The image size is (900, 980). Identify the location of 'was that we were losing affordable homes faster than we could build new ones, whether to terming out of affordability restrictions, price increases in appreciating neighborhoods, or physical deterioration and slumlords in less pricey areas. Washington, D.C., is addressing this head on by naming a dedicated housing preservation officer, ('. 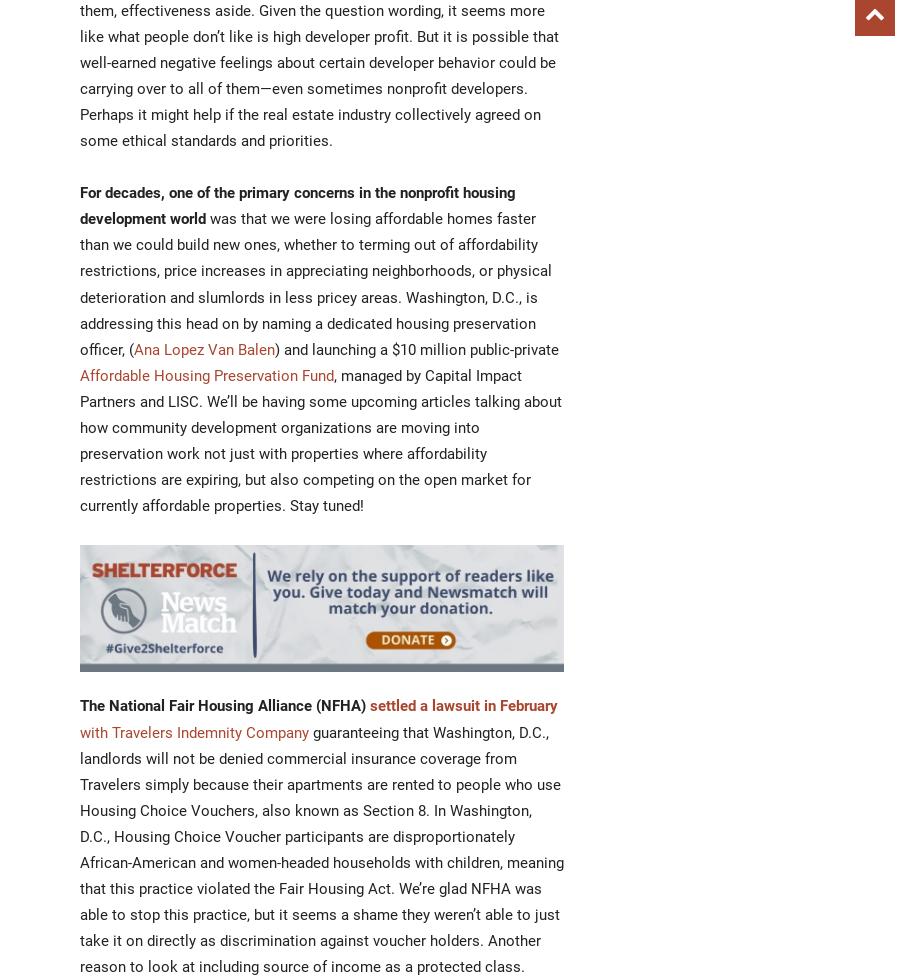
(314, 284).